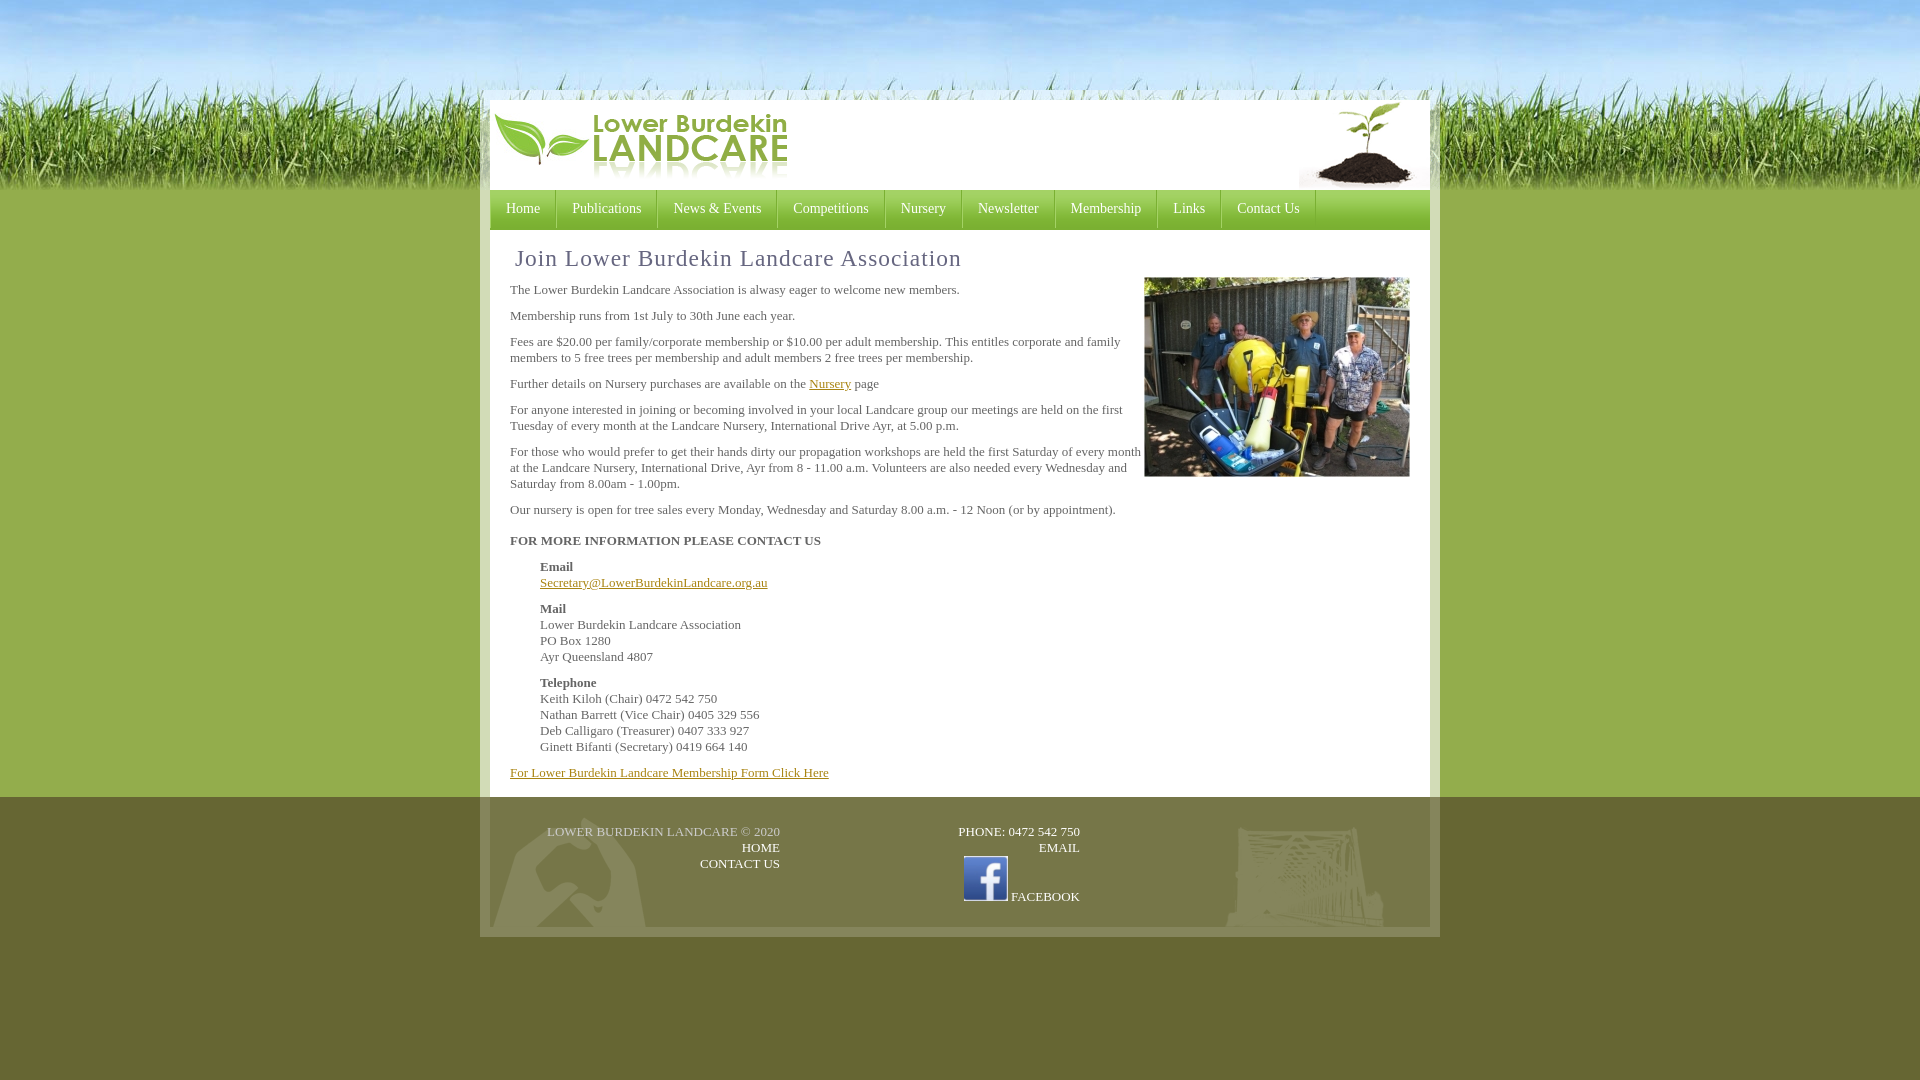 The image size is (1920, 1080). I want to click on 'Secretary@LowerBurdekinLandcare.org.au', so click(653, 582).